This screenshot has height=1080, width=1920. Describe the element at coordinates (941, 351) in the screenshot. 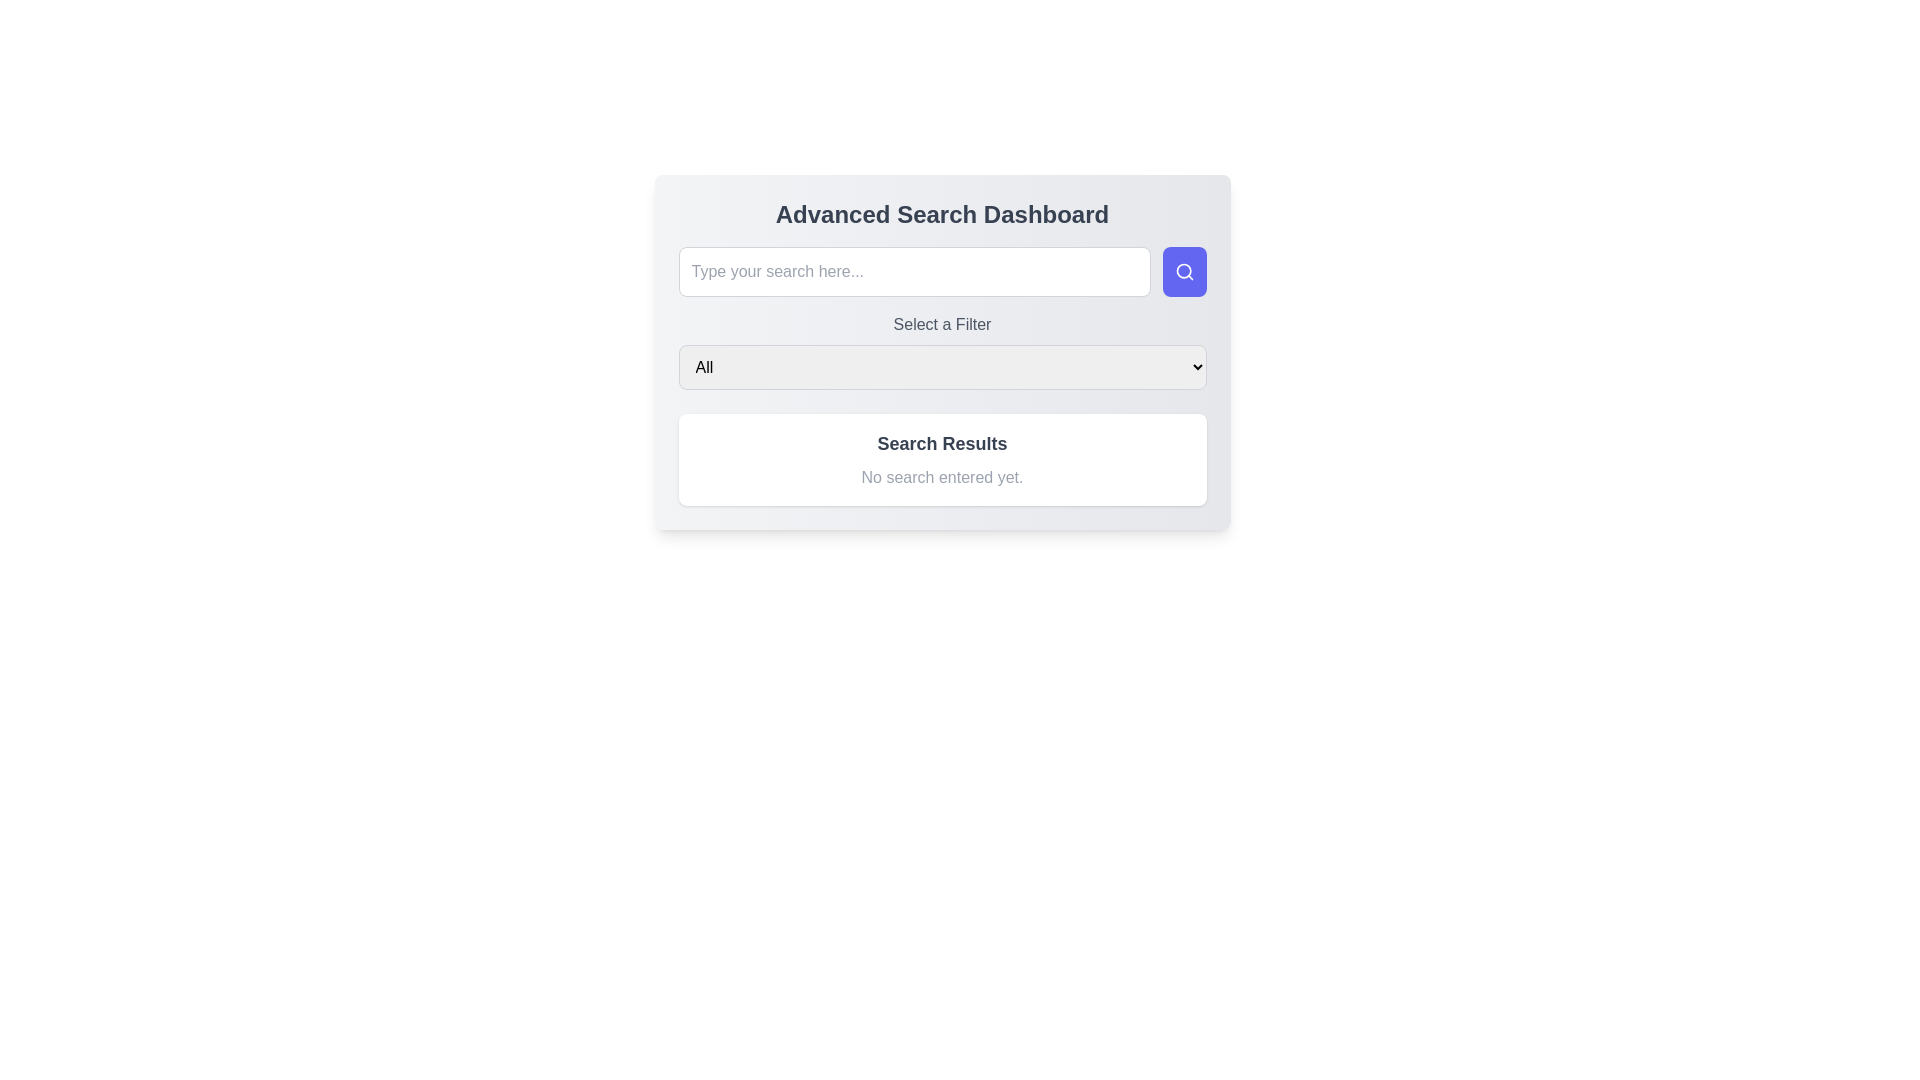

I see `the dropdown menu labeled 'Select a Filter' in the 'Advanced Search Dashboard' panel to select a filter option` at that location.